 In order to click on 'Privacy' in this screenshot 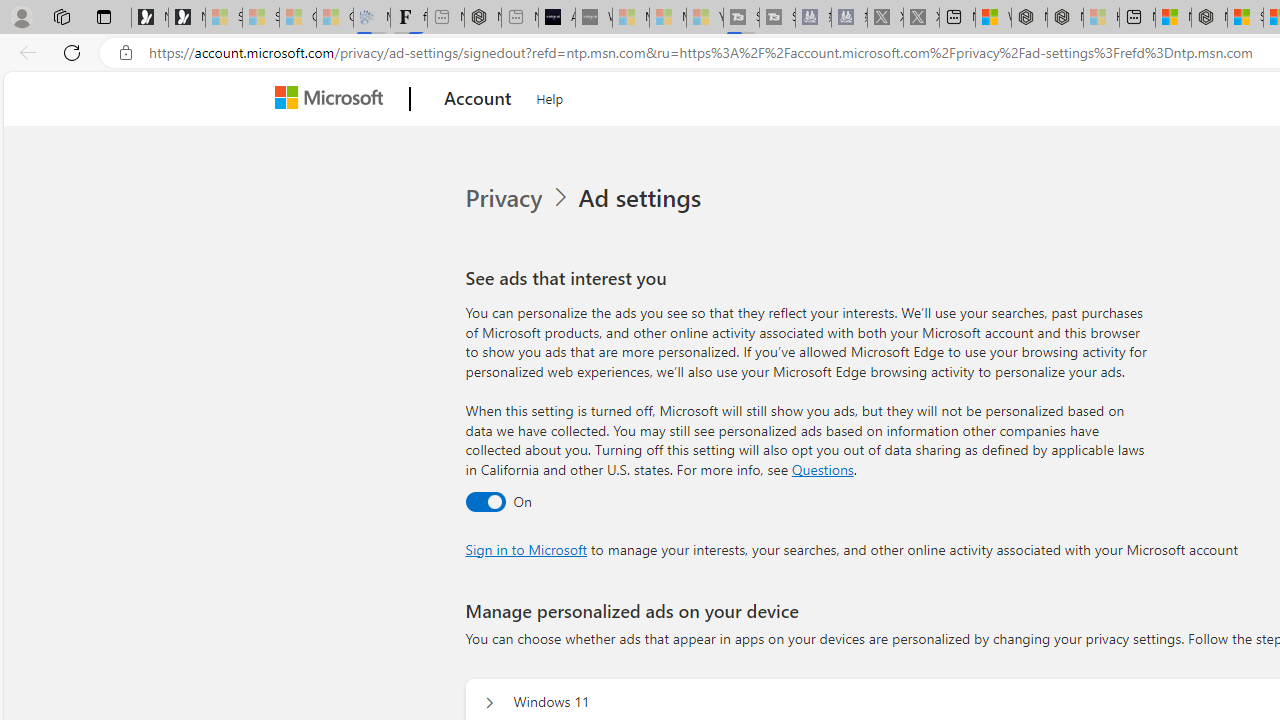, I will do `click(519, 198)`.